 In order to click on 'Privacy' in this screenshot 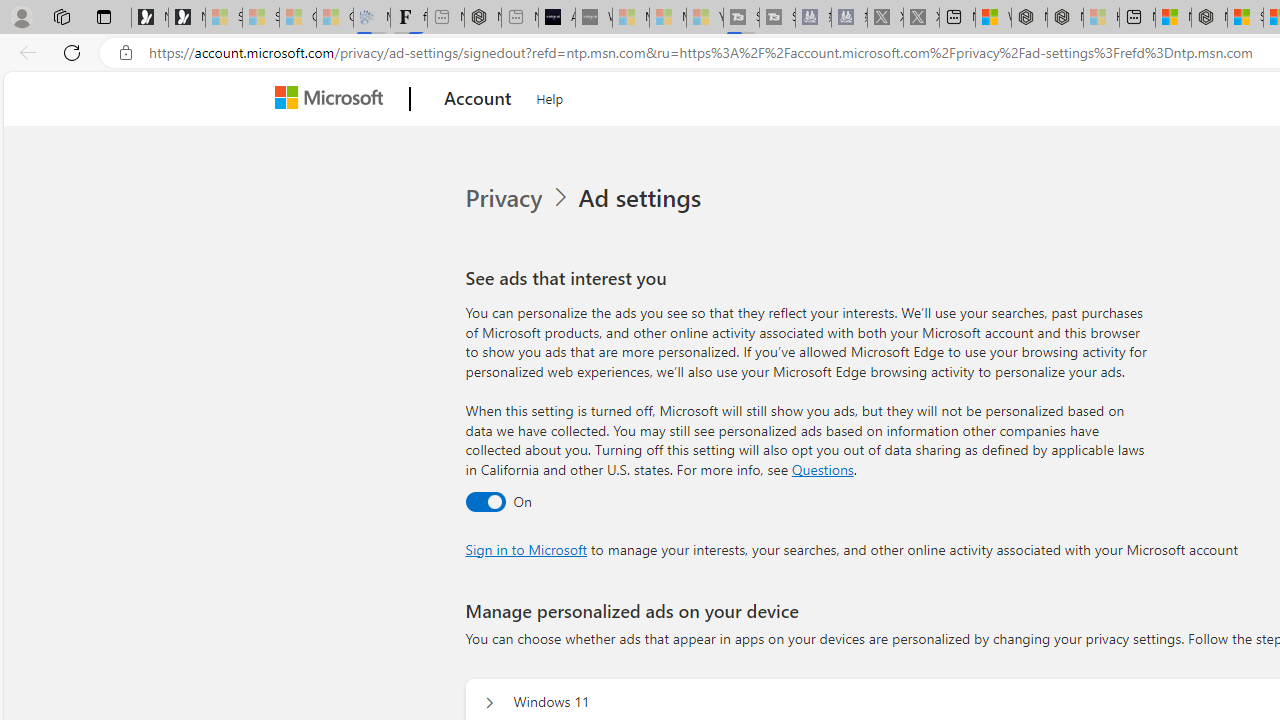, I will do `click(519, 198)`.